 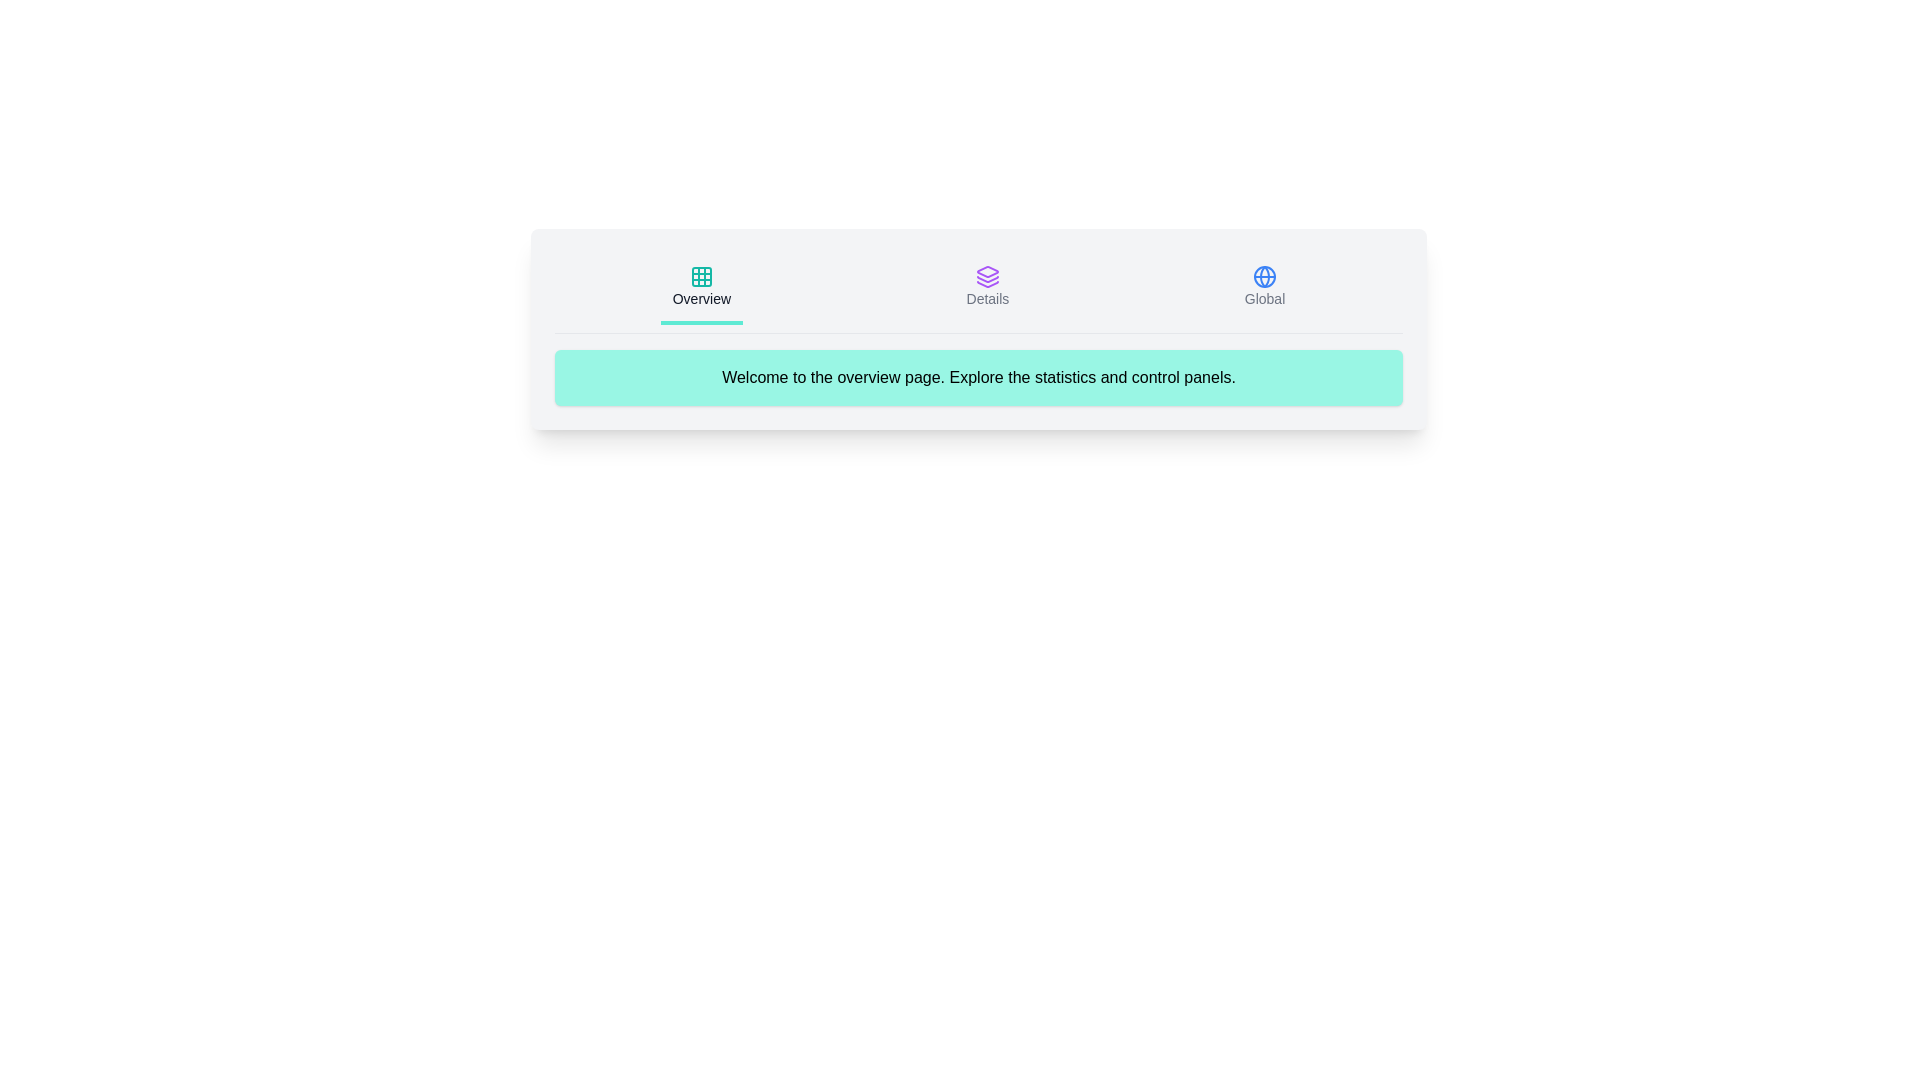 I want to click on the icon corresponding to Details, so click(x=987, y=289).